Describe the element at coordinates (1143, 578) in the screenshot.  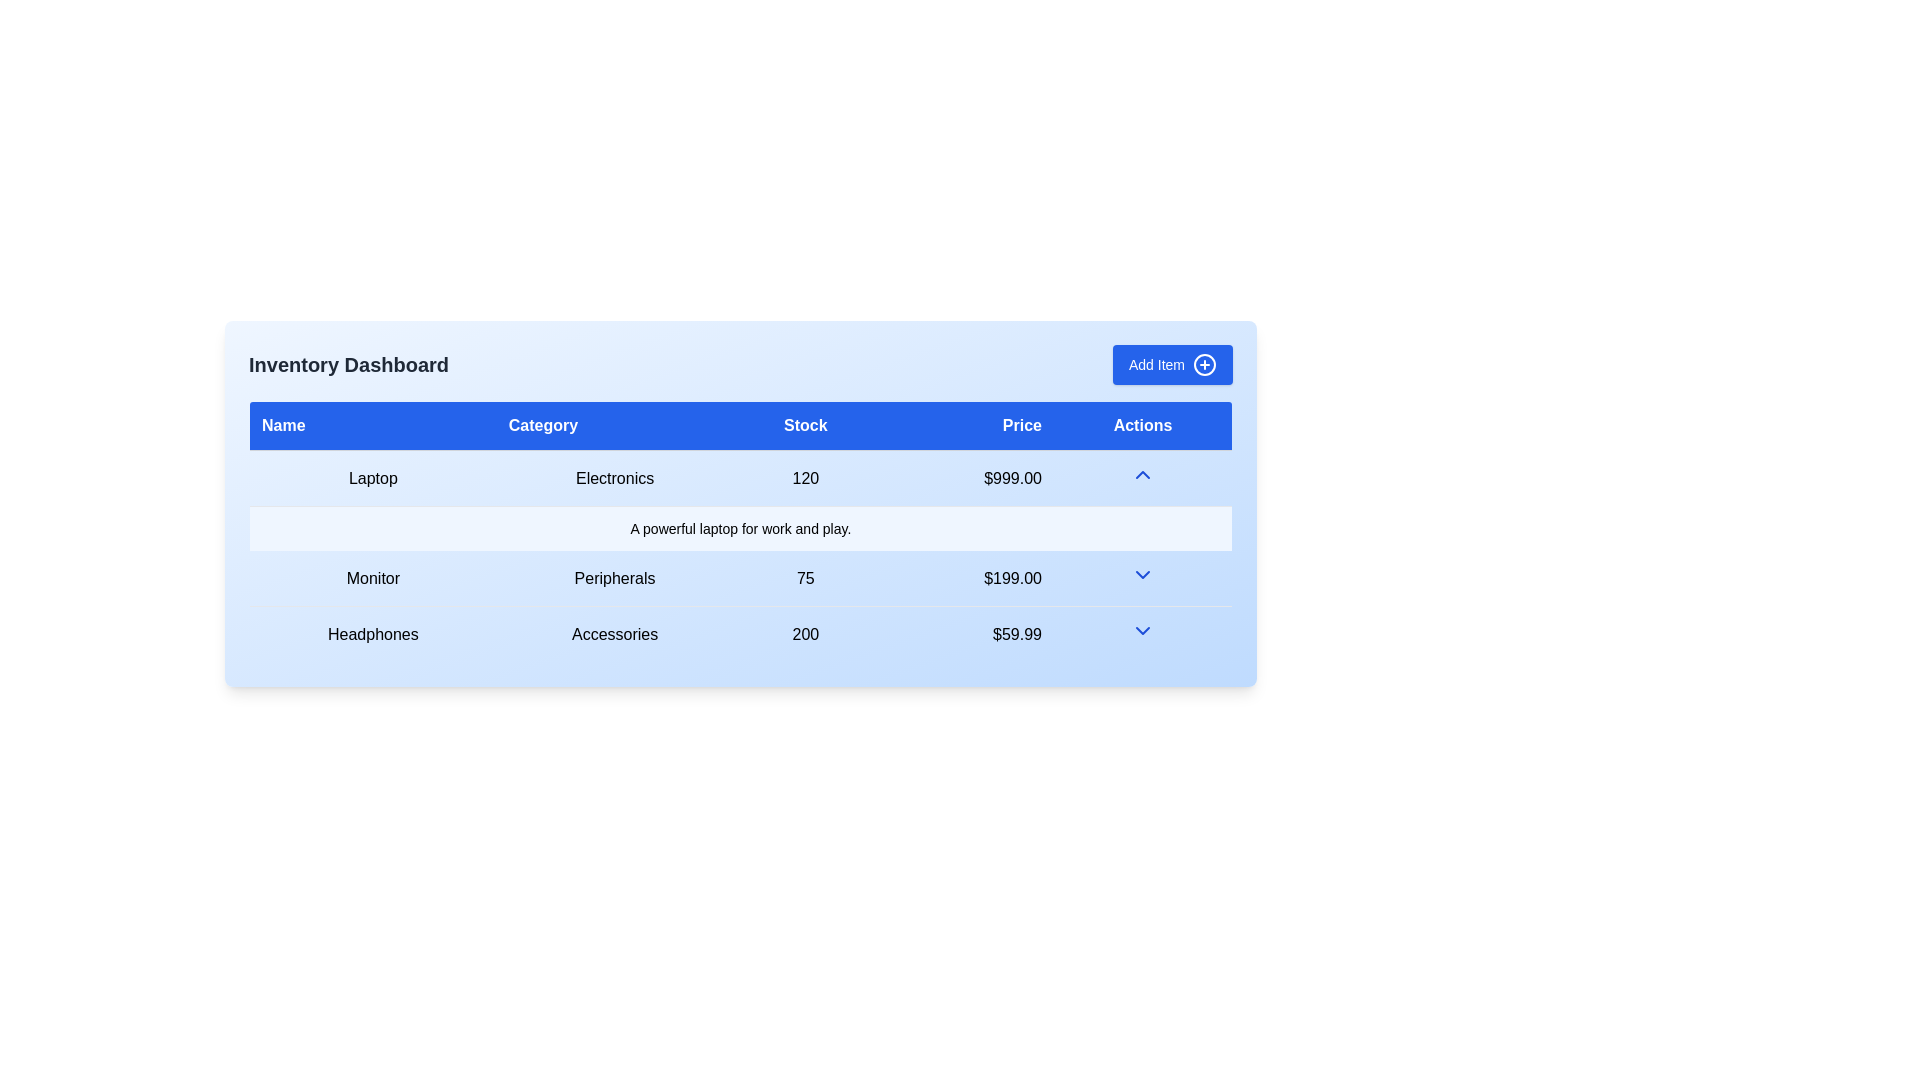
I see `the Chevron button in the rightmost column under the 'Actions' heading for the 'Monitor' item` at that location.